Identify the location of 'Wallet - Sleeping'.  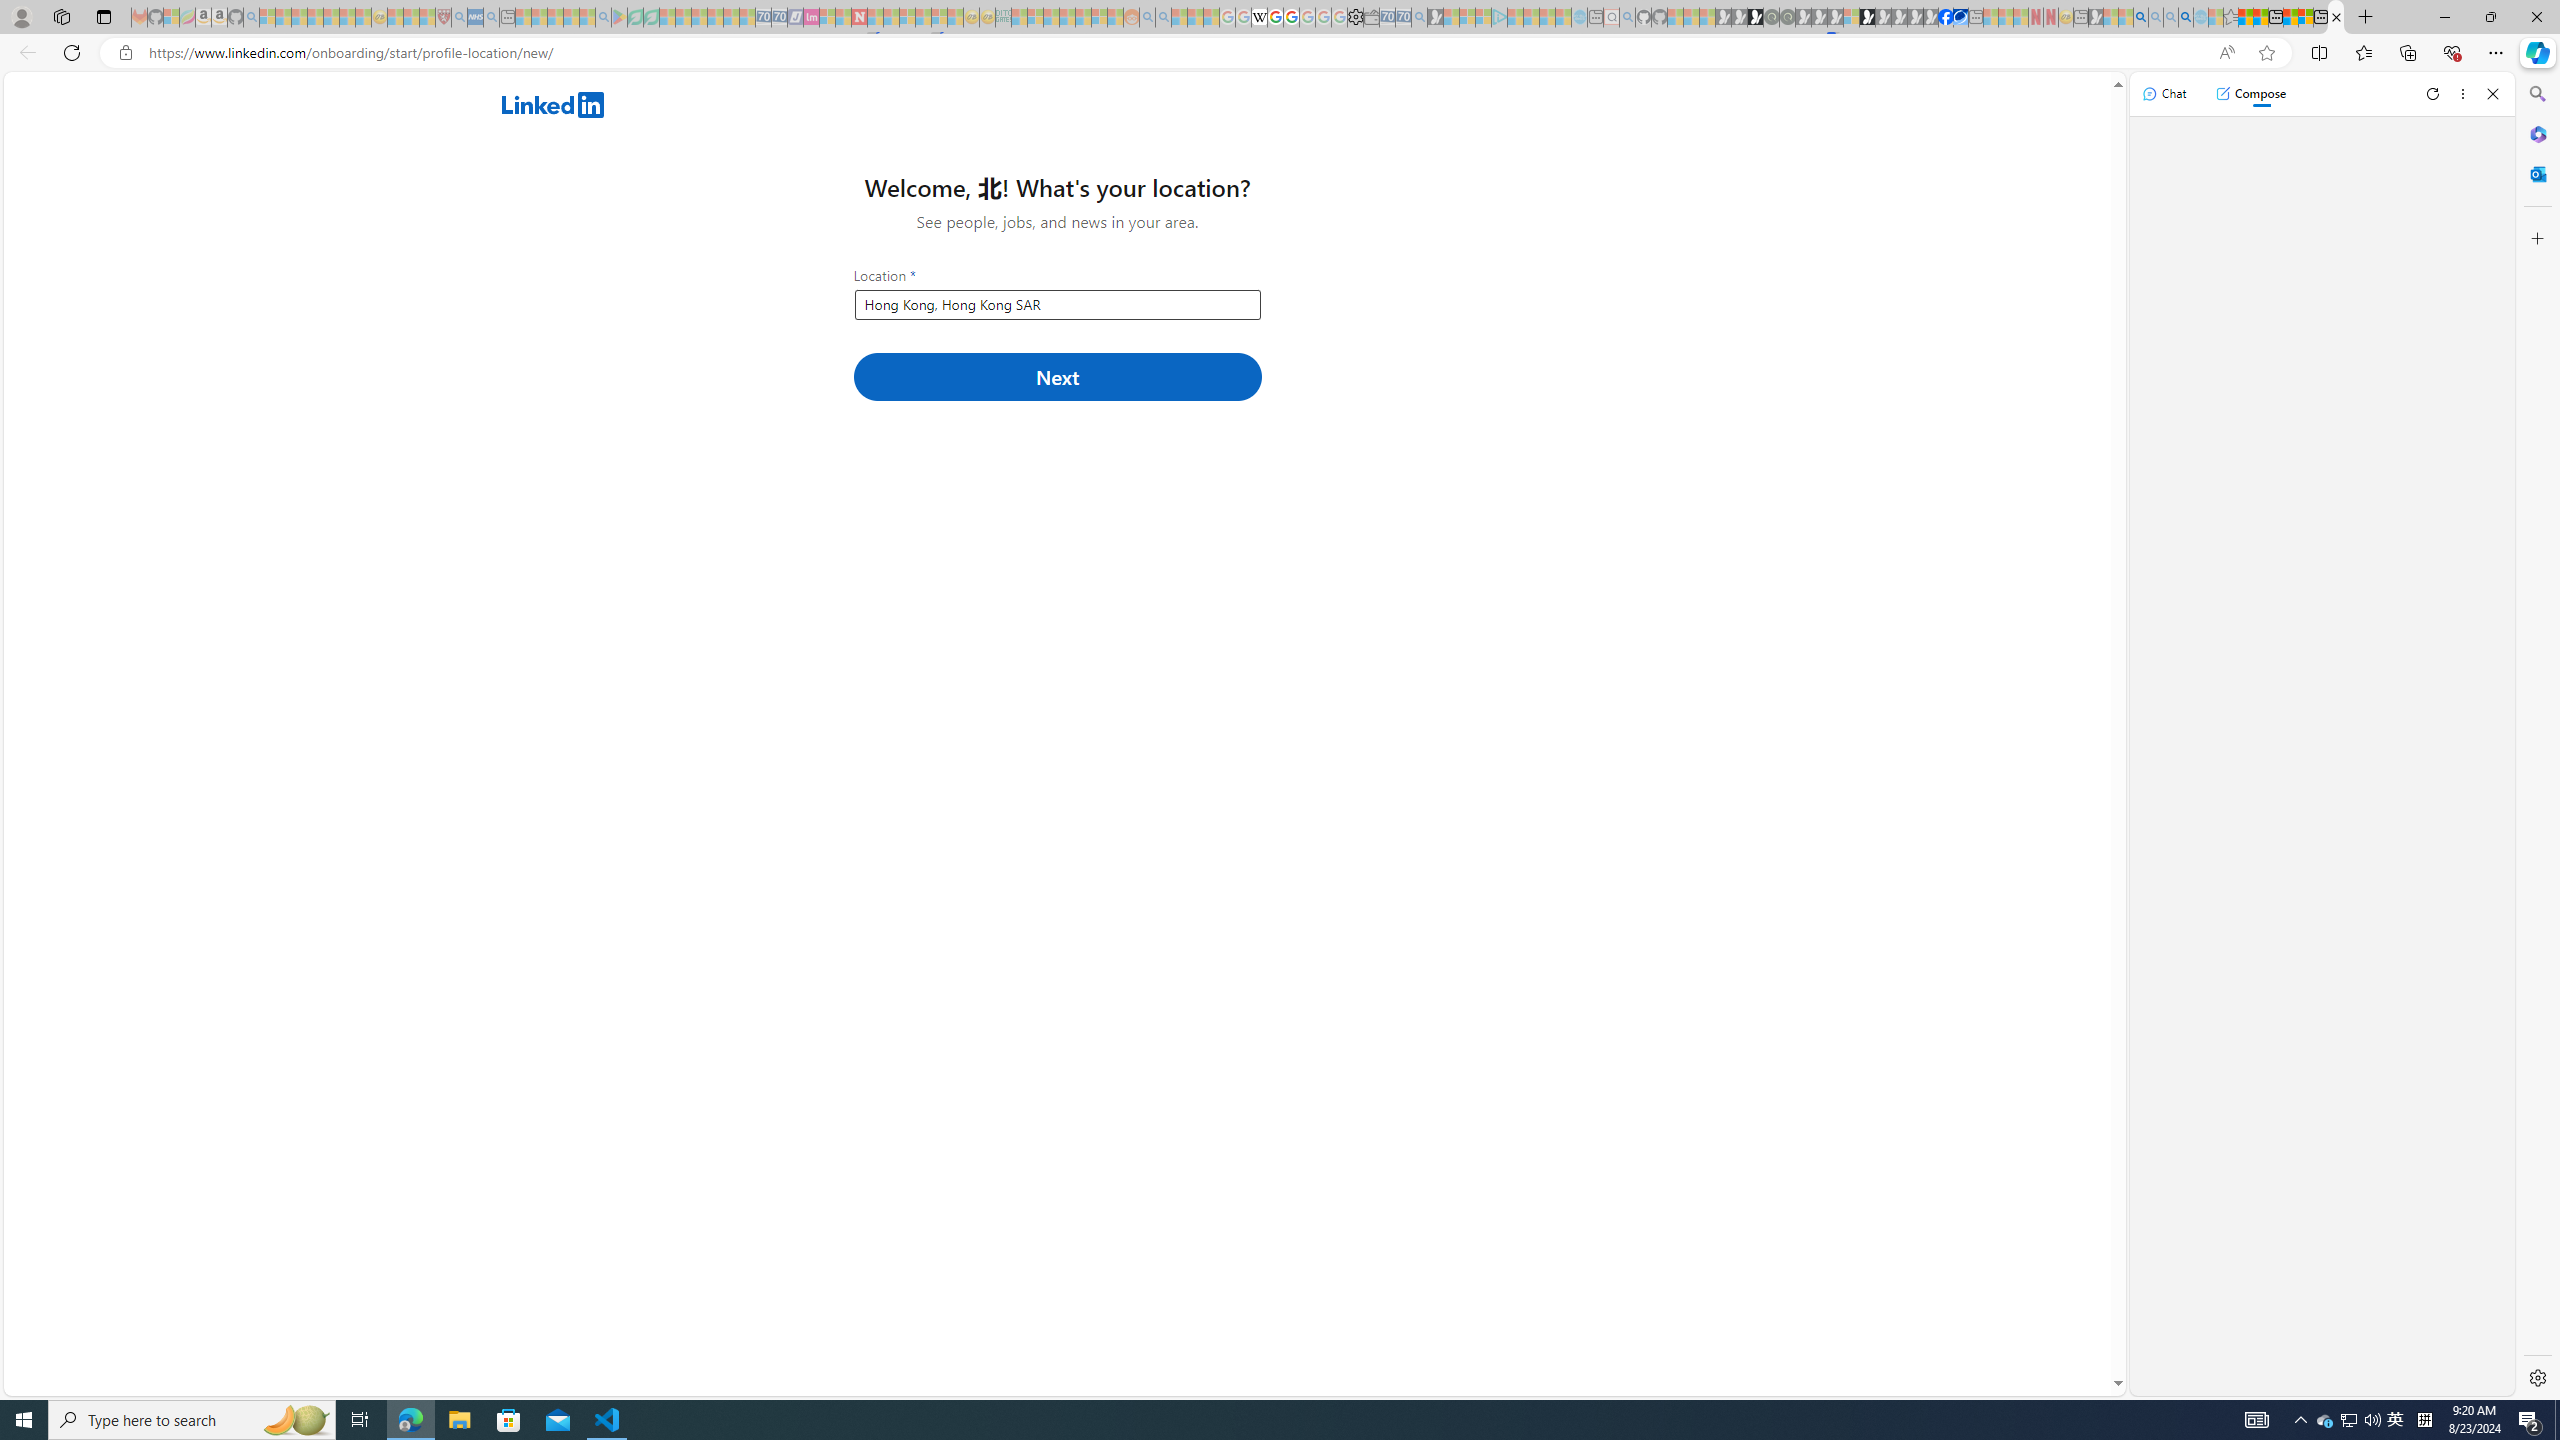
(1369, 16).